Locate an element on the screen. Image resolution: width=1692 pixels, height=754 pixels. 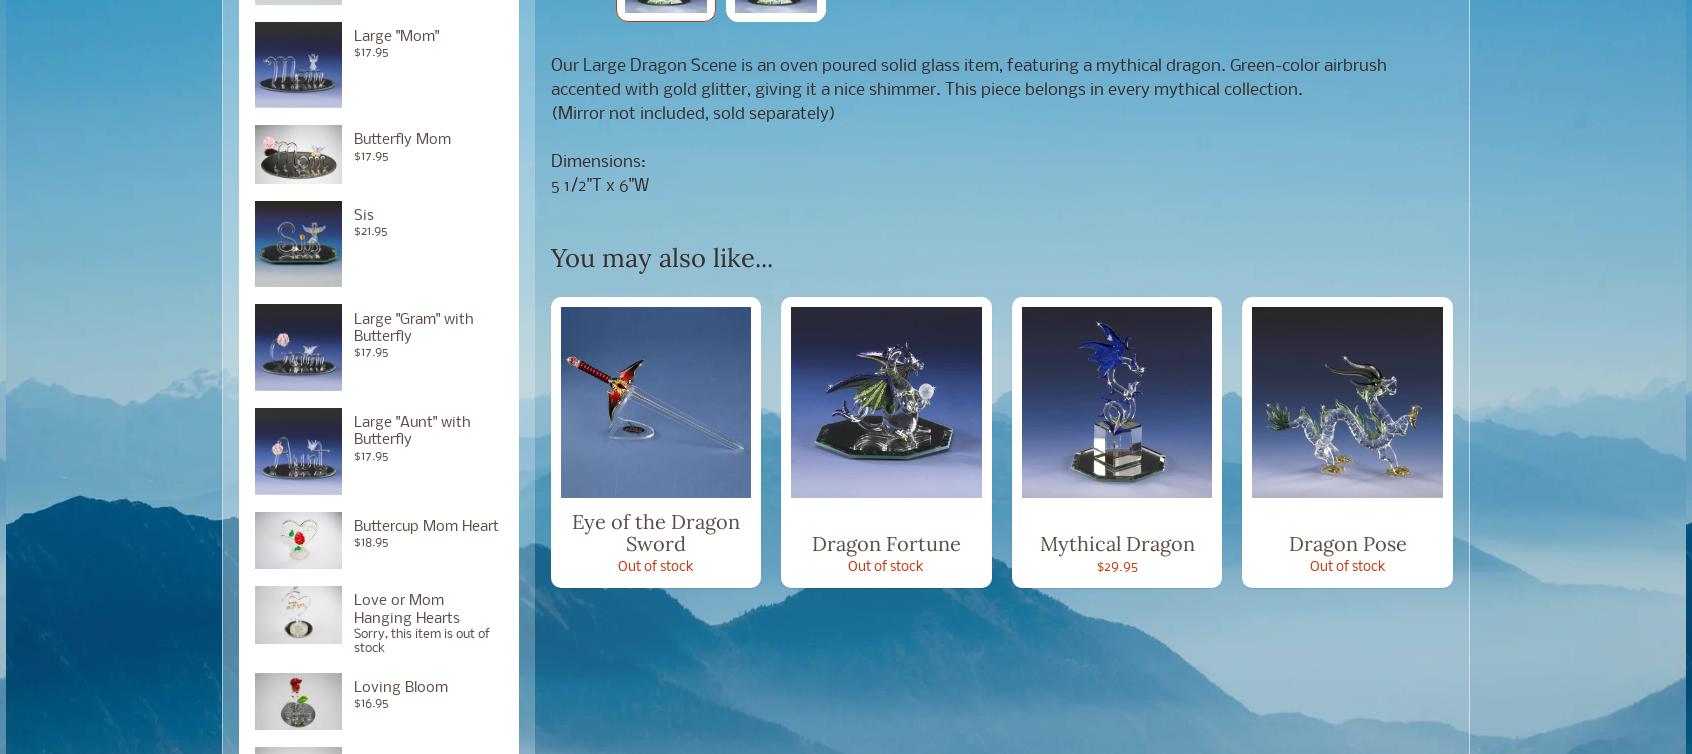
'$29.95' is located at coordinates (1116, 566).